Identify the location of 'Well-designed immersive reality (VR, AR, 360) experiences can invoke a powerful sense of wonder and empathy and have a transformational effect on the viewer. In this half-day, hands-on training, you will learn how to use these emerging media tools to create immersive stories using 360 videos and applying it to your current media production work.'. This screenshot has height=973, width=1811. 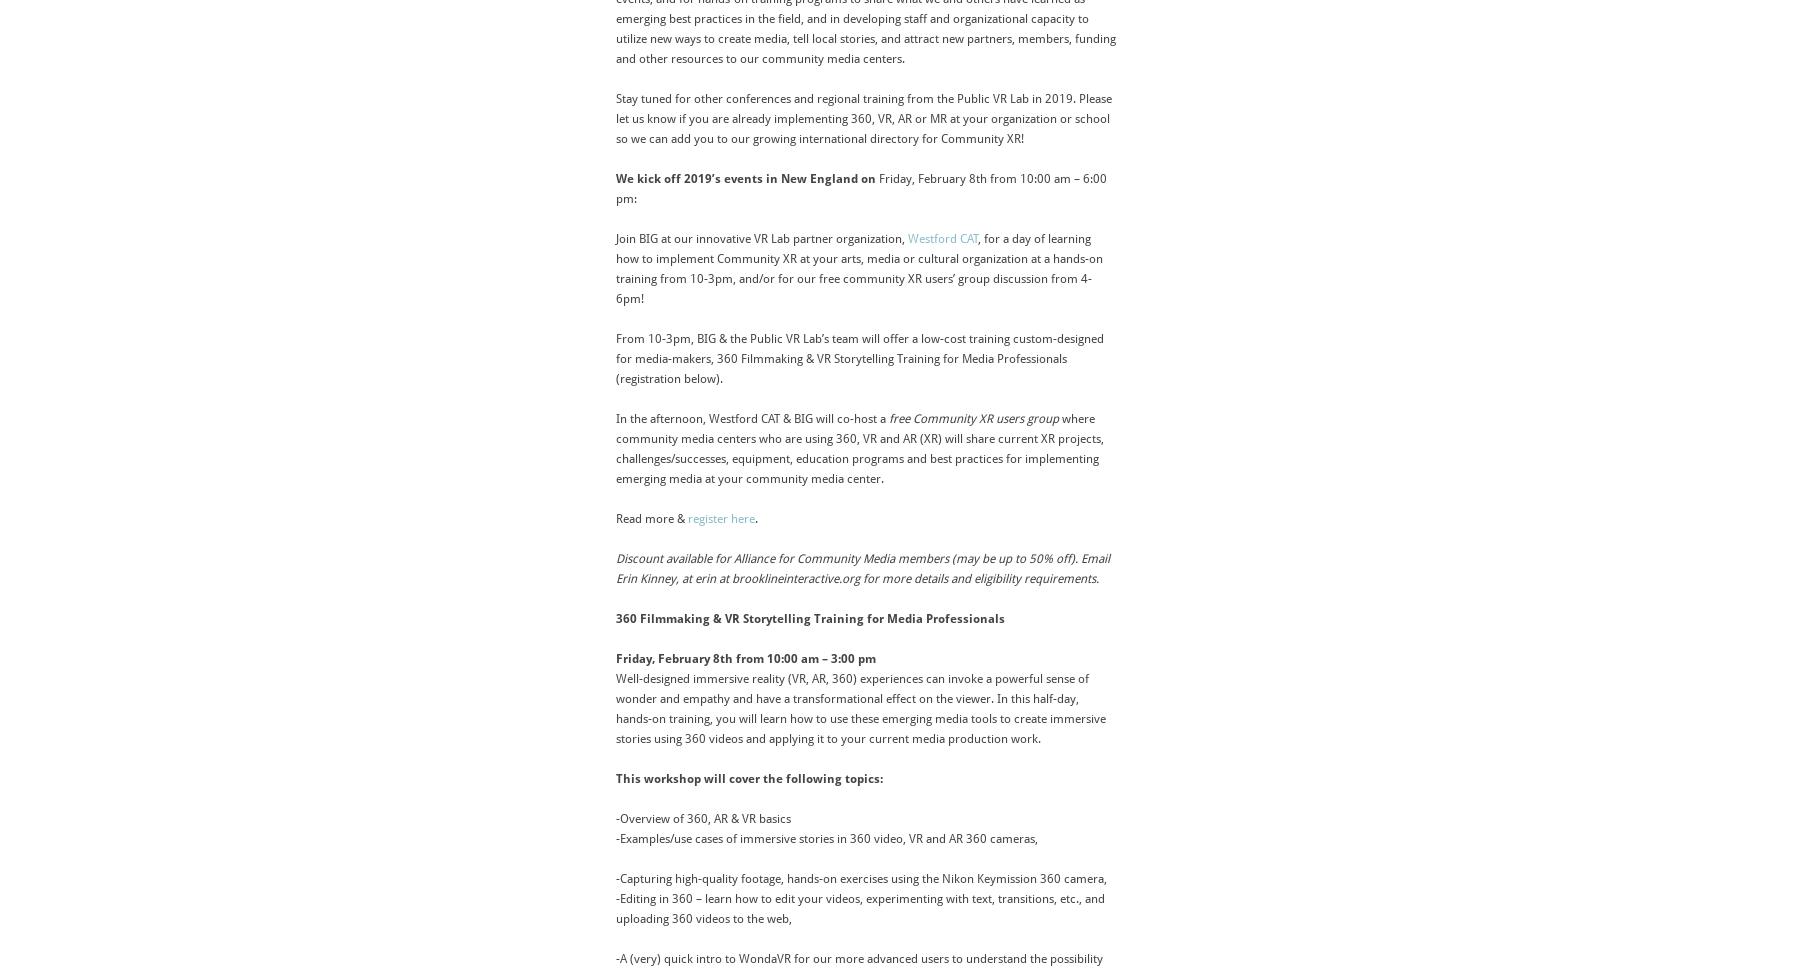
(860, 709).